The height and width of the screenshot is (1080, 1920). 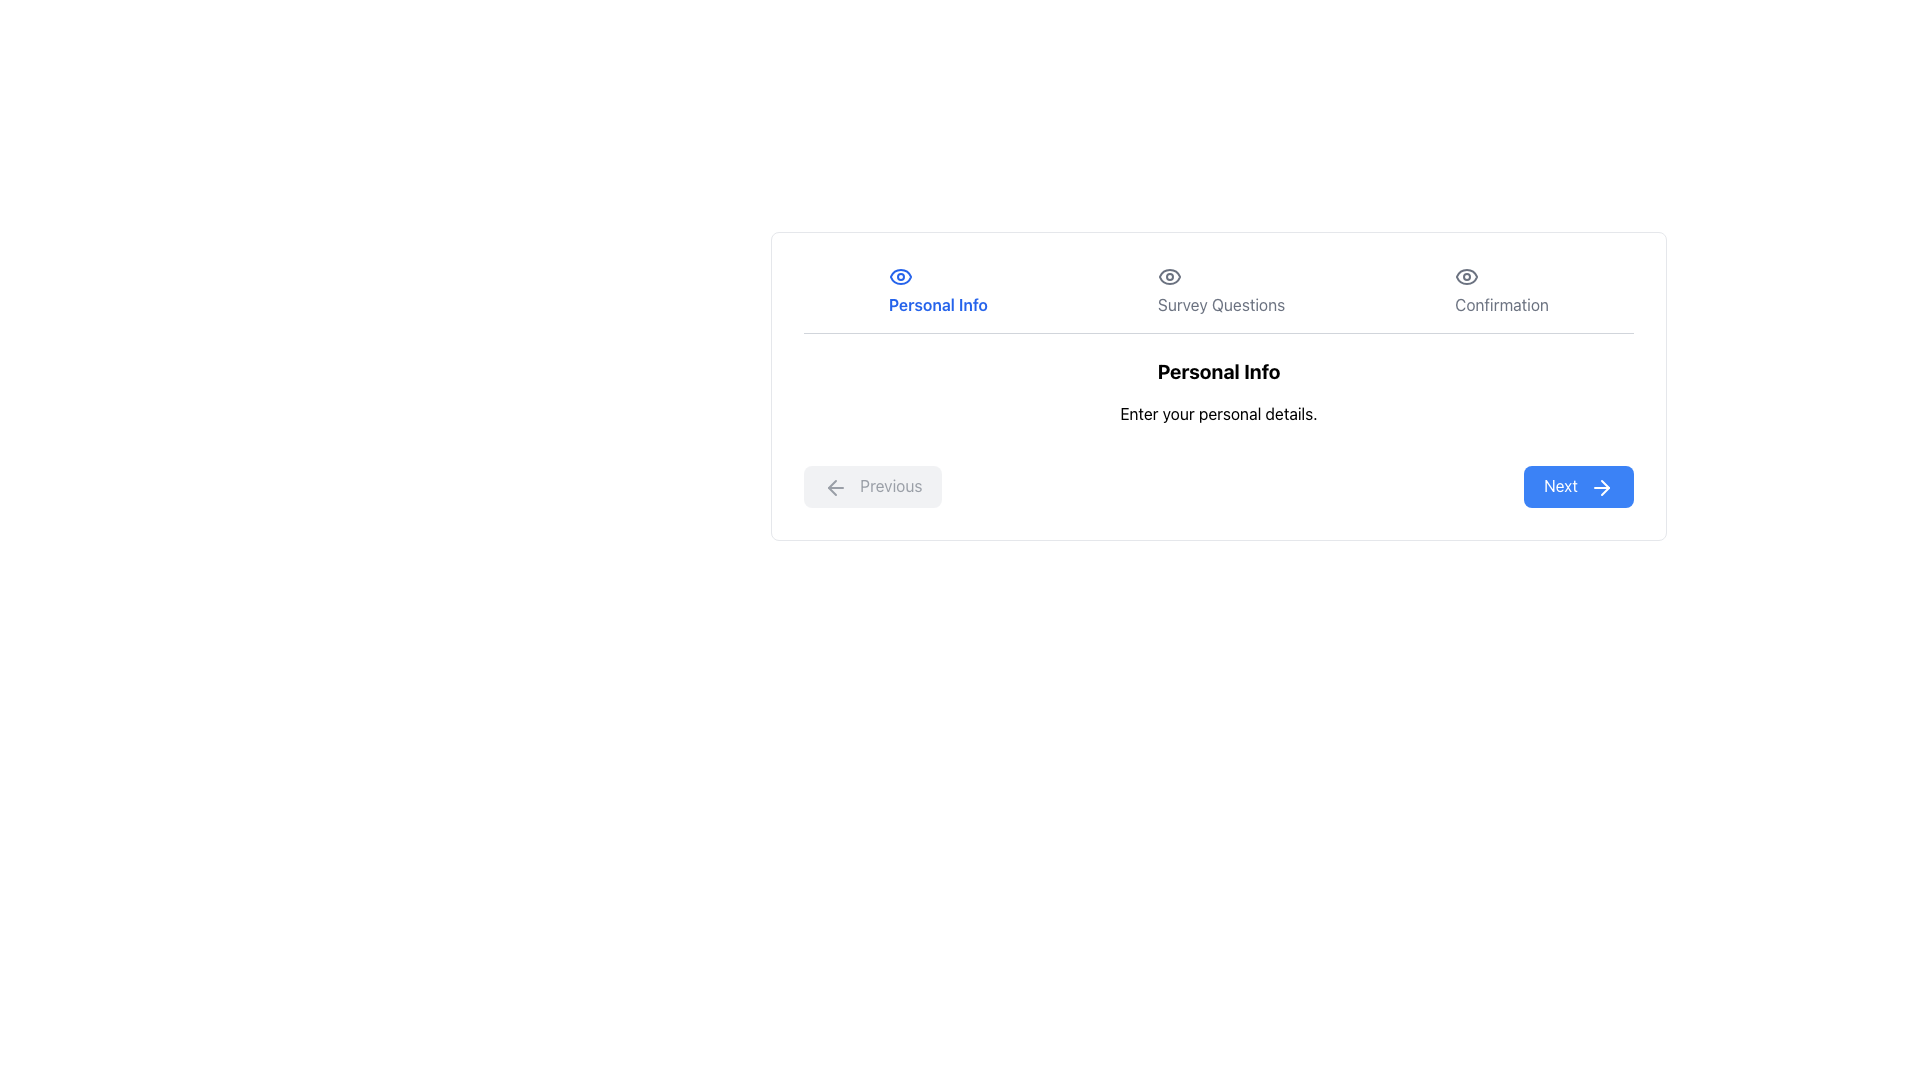 I want to click on the content of the 'Survey Questions' text label, which is the second item in the navigation menu, positioned between 'Personal Info' and 'Confirmation', so click(x=1220, y=290).